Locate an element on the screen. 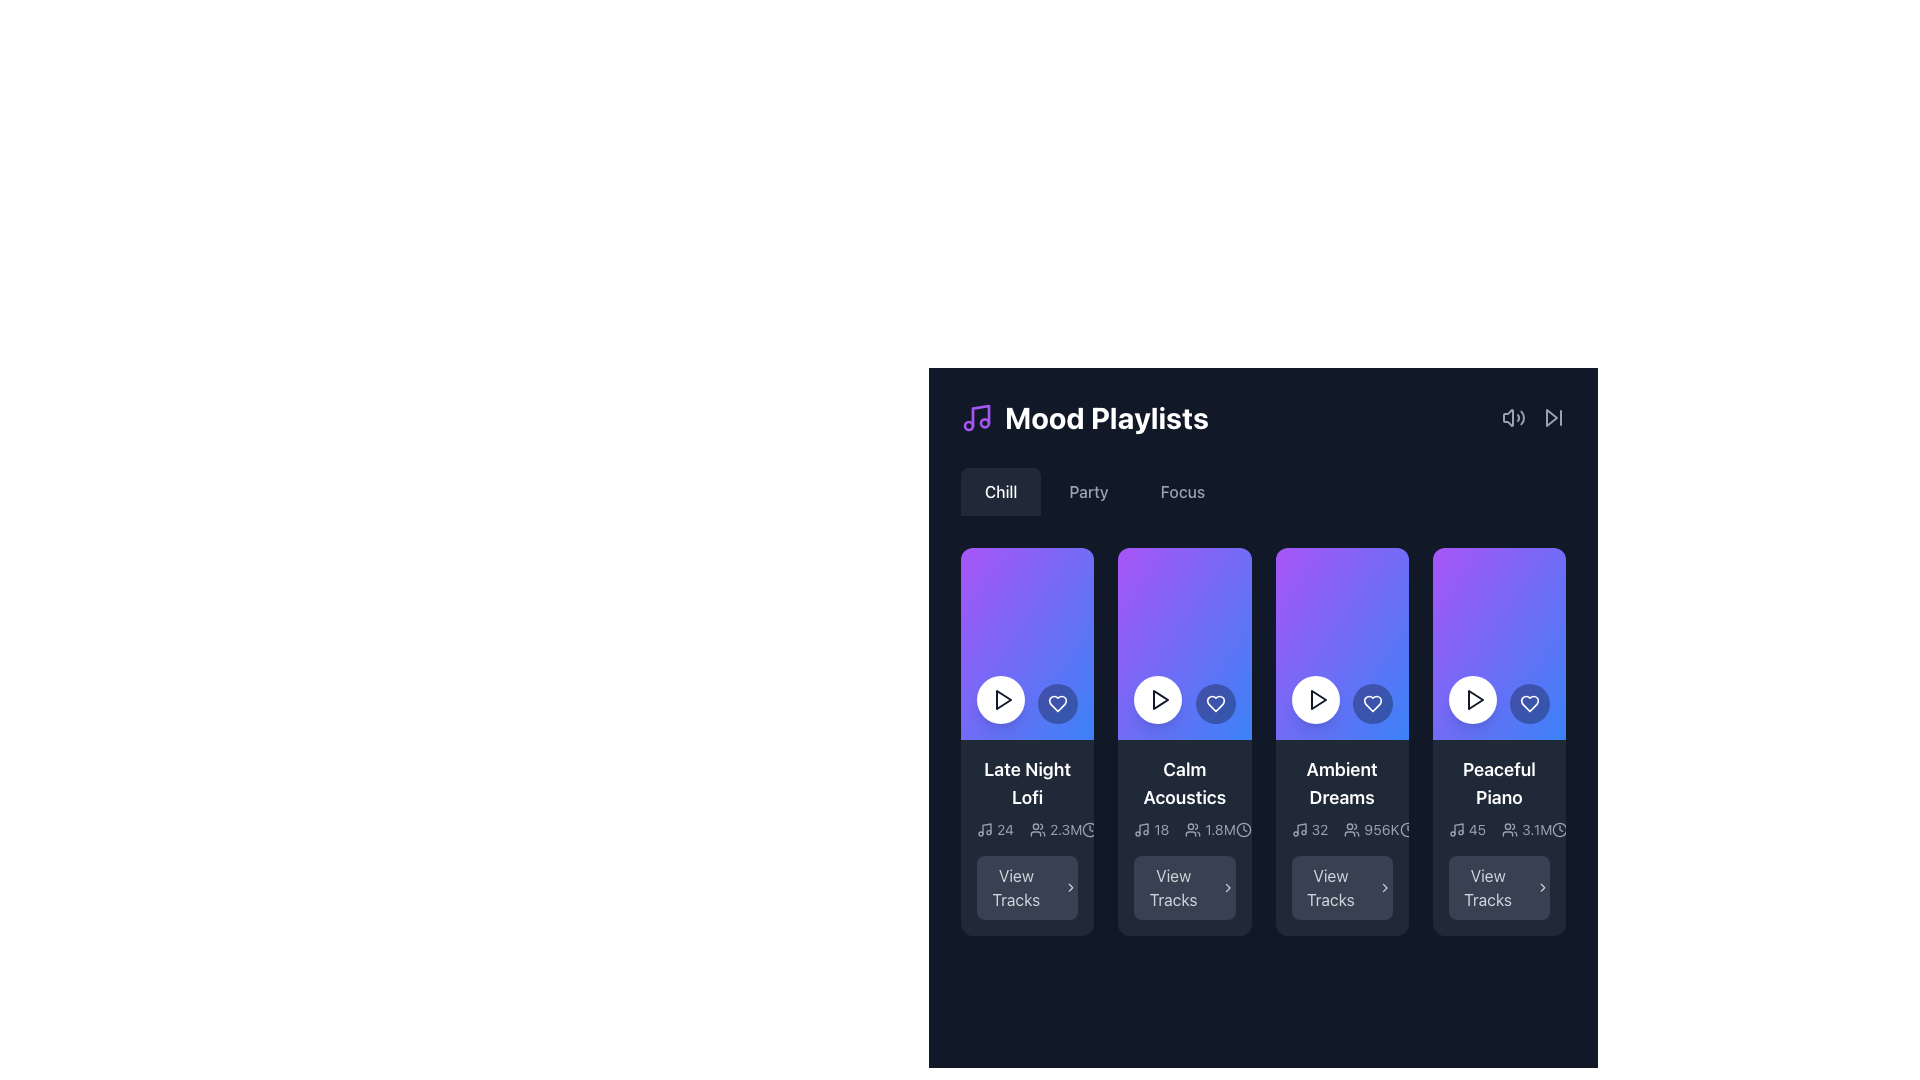 The image size is (1920, 1080). the clock icon located in the 'Peaceful Piano' section, which is styled with a circular border and clock hands, positioned next to the text '3.1M' is located at coordinates (1559, 829).